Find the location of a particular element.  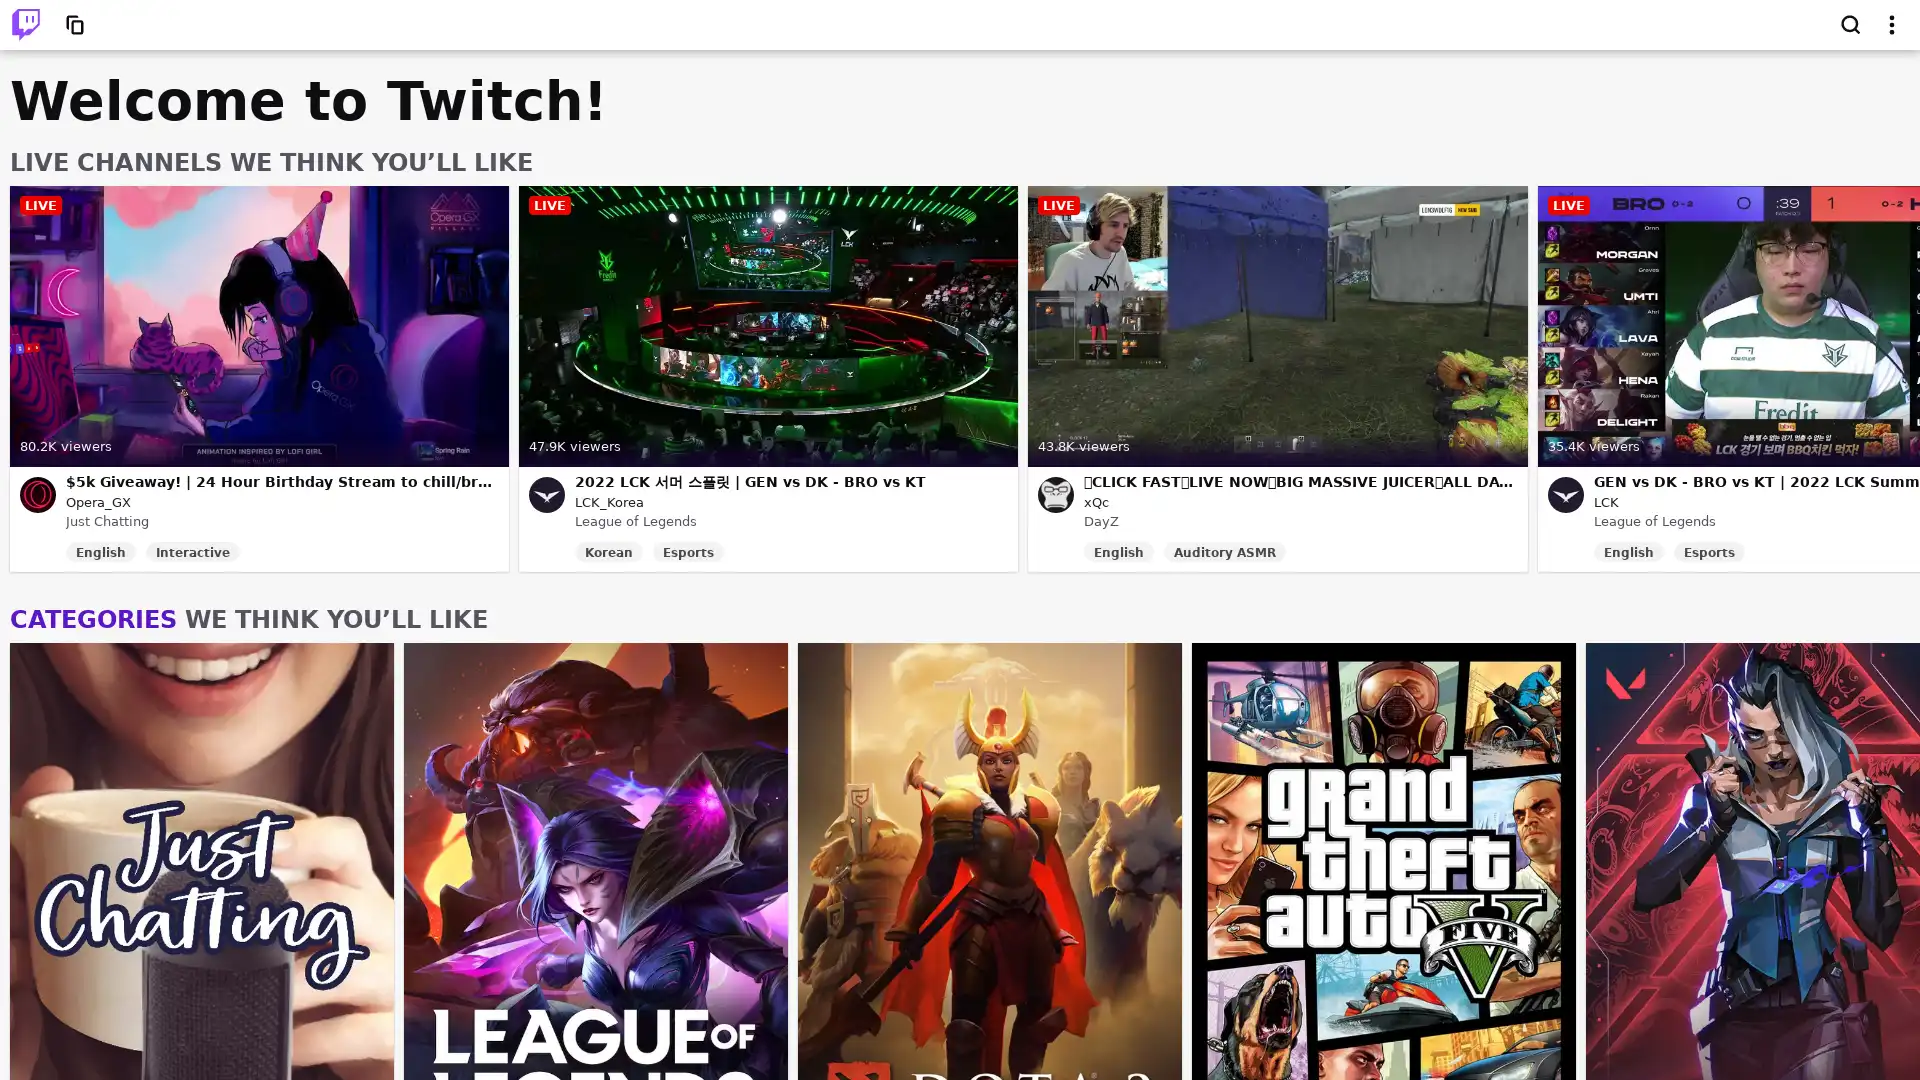

Search is located at coordinates (1850, 24).